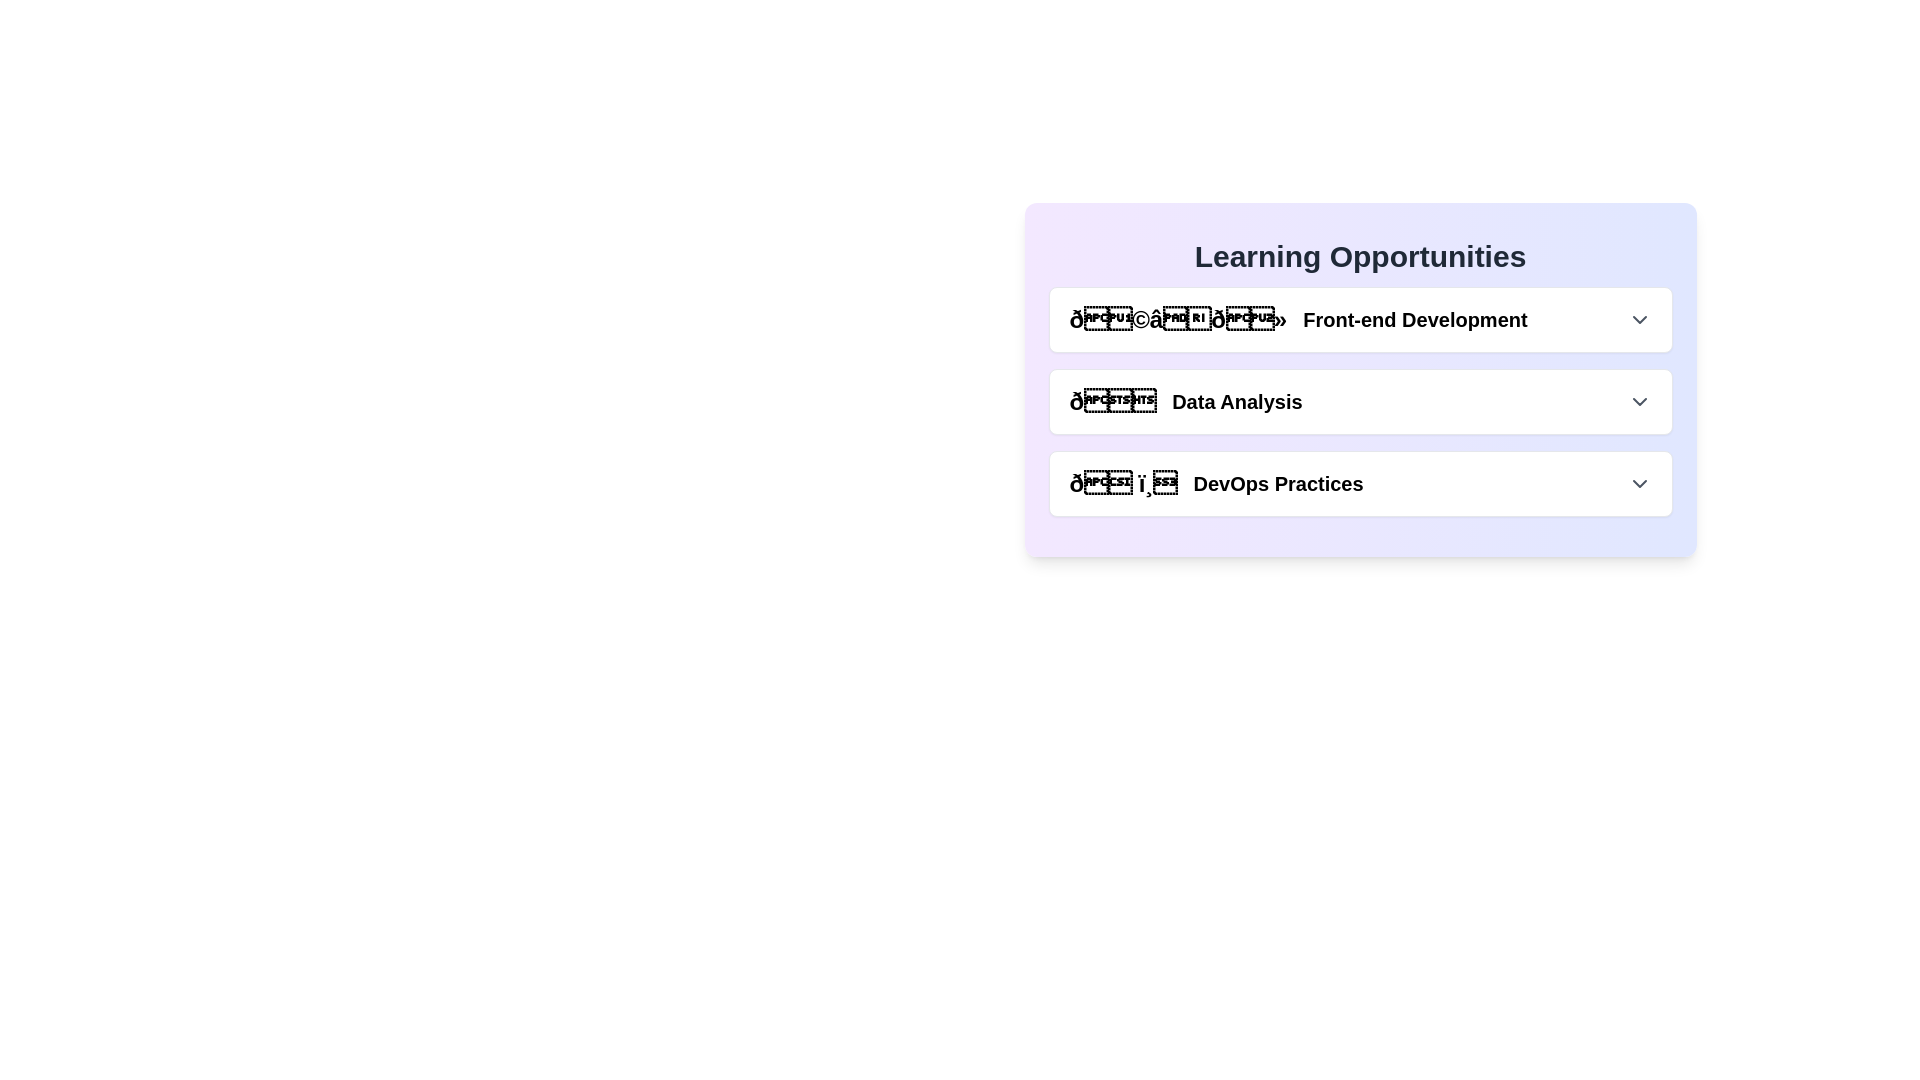  What do you see at coordinates (1123, 483) in the screenshot?
I see `the DevOps Practices icon or emoji located in the lowermost item of the list within the 'Learning Opportunities' card, which is visually aligned with the text 'DevOps Practices'` at bounding box center [1123, 483].